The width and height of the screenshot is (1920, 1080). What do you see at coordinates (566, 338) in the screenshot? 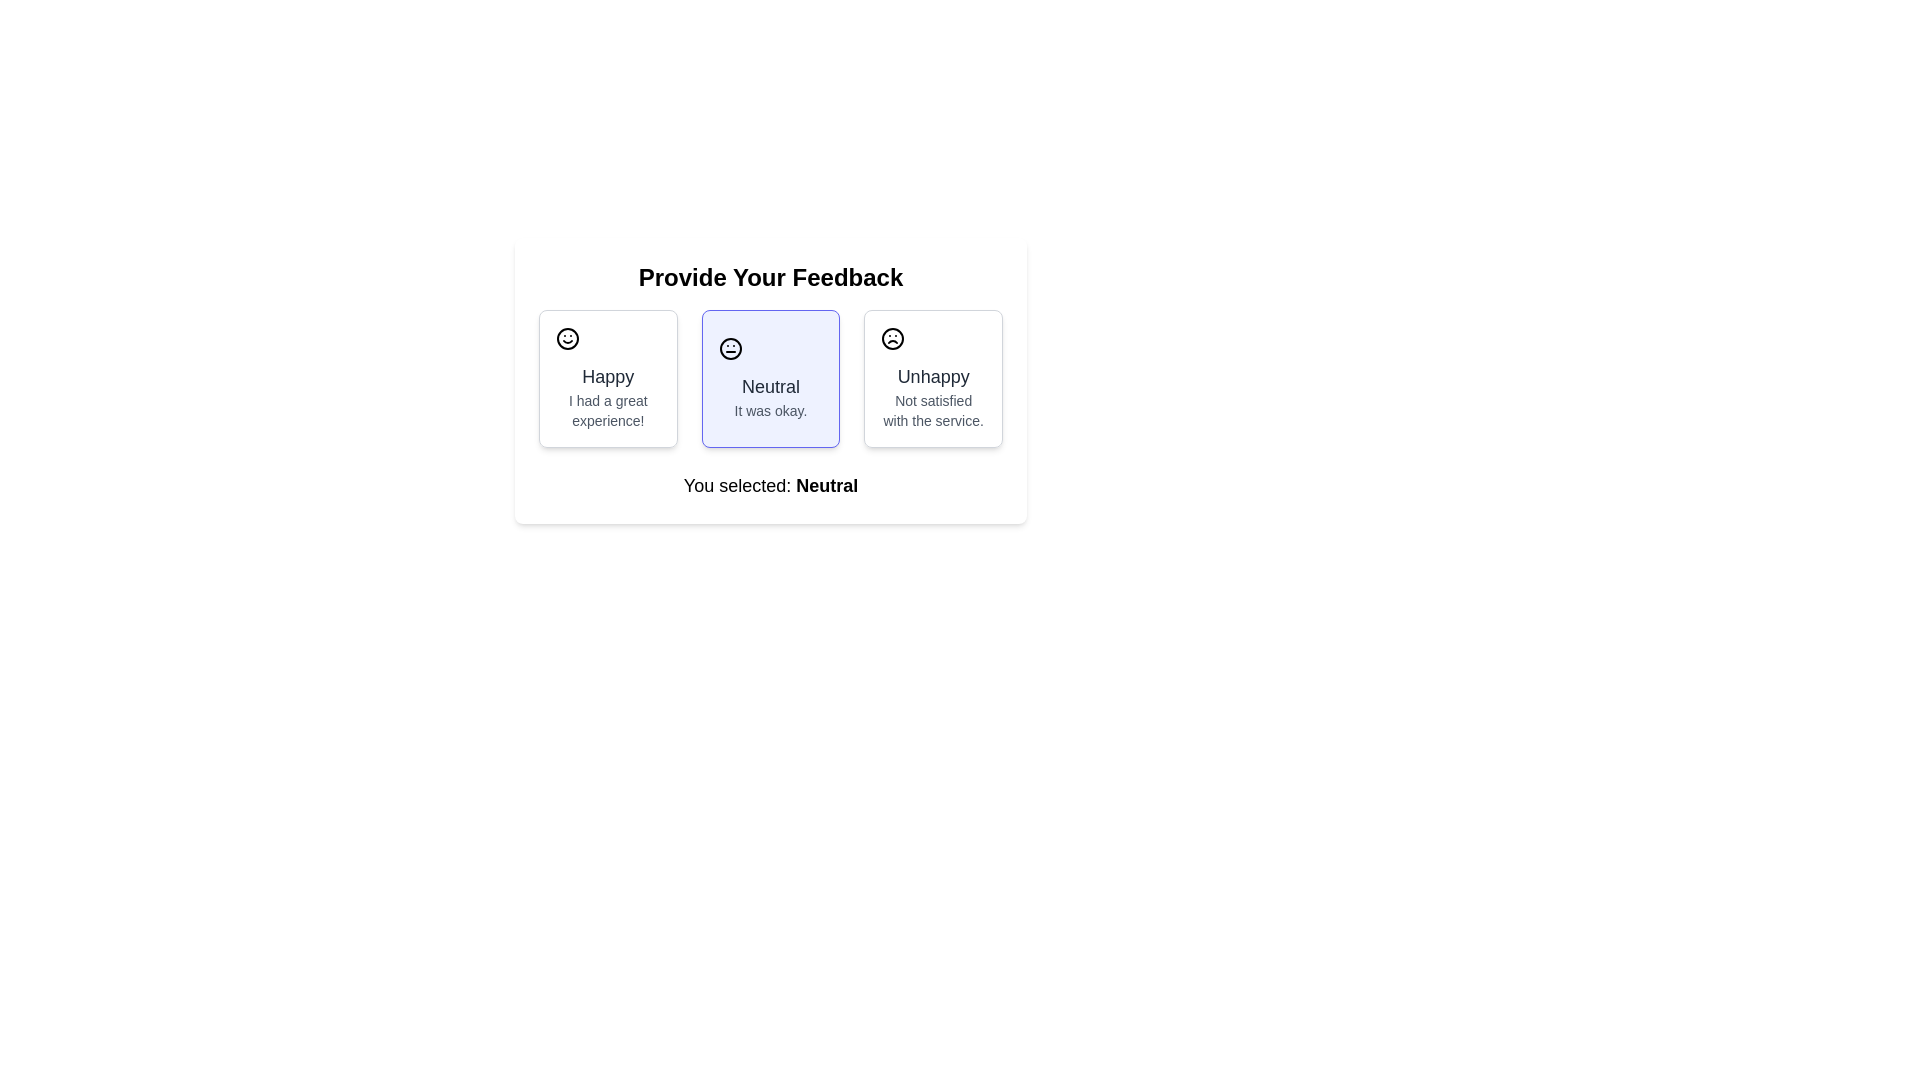
I see `the 'Happy' feedback icon located at the top-left position of the feedback selection panel` at bounding box center [566, 338].